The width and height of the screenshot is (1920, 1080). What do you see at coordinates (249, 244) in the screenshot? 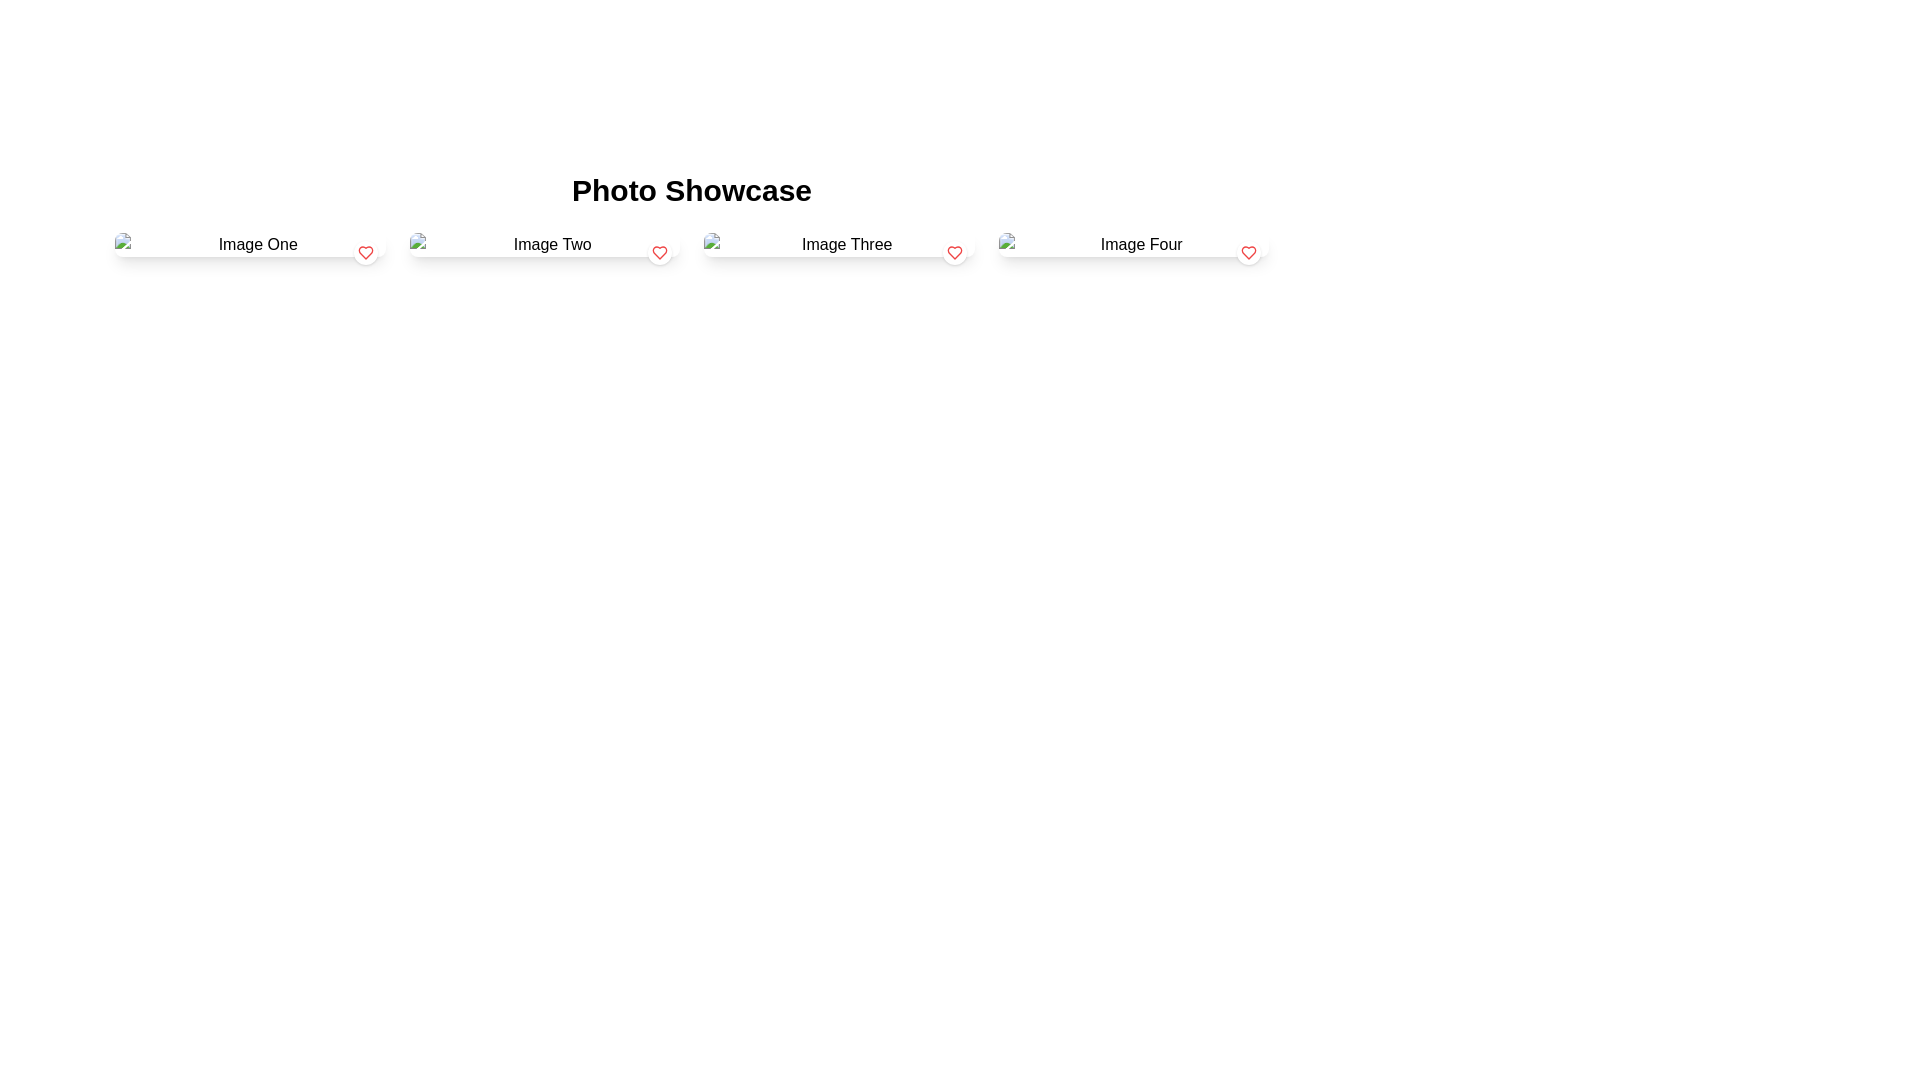
I see `details of the image in the tile labeled 'Image One', which is the first tile in a grid layout with a heart icon at the top-right corner` at bounding box center [249, 244].